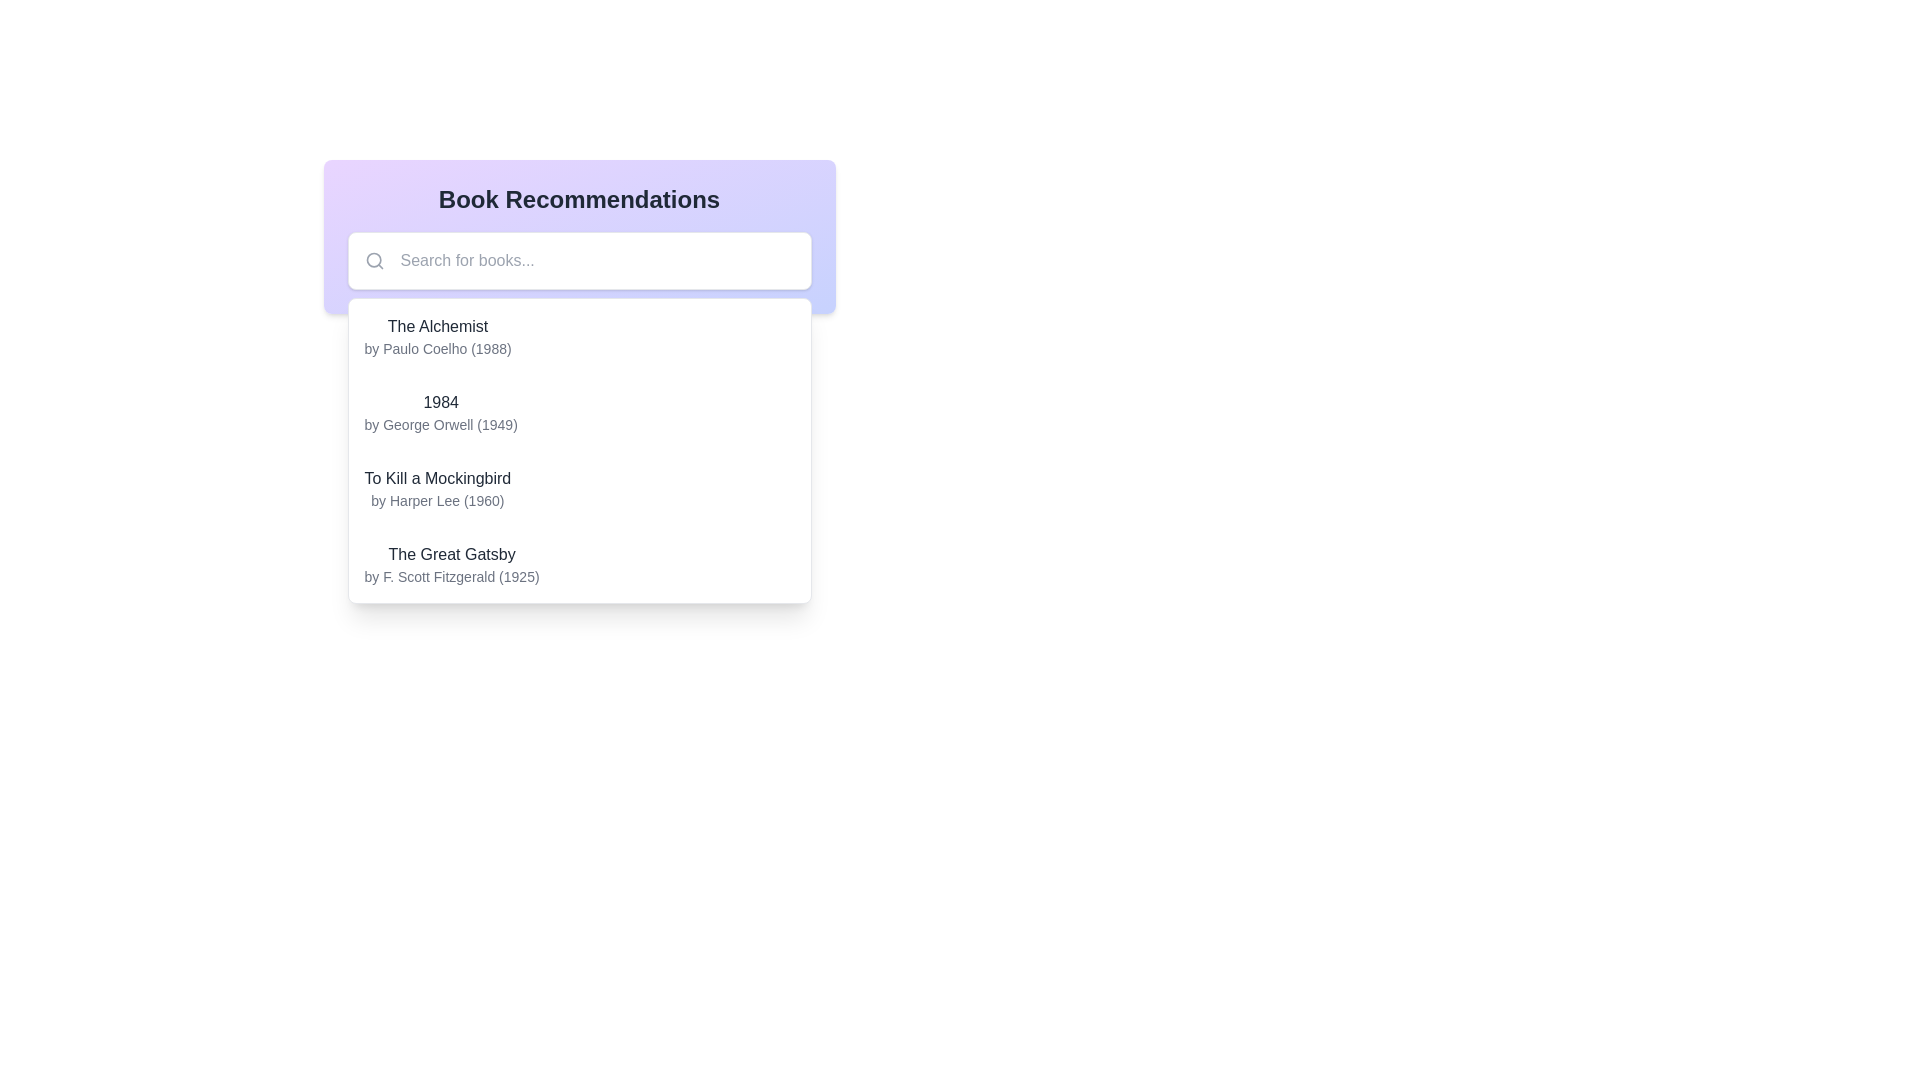 Image resolution: width=1920 pixels, height=1080 pixels. I want to click on the Text display block displaying the book title '1984' by George Orwell (1949), which is located in a dropdown list of book recommendations, so click(440, 411).